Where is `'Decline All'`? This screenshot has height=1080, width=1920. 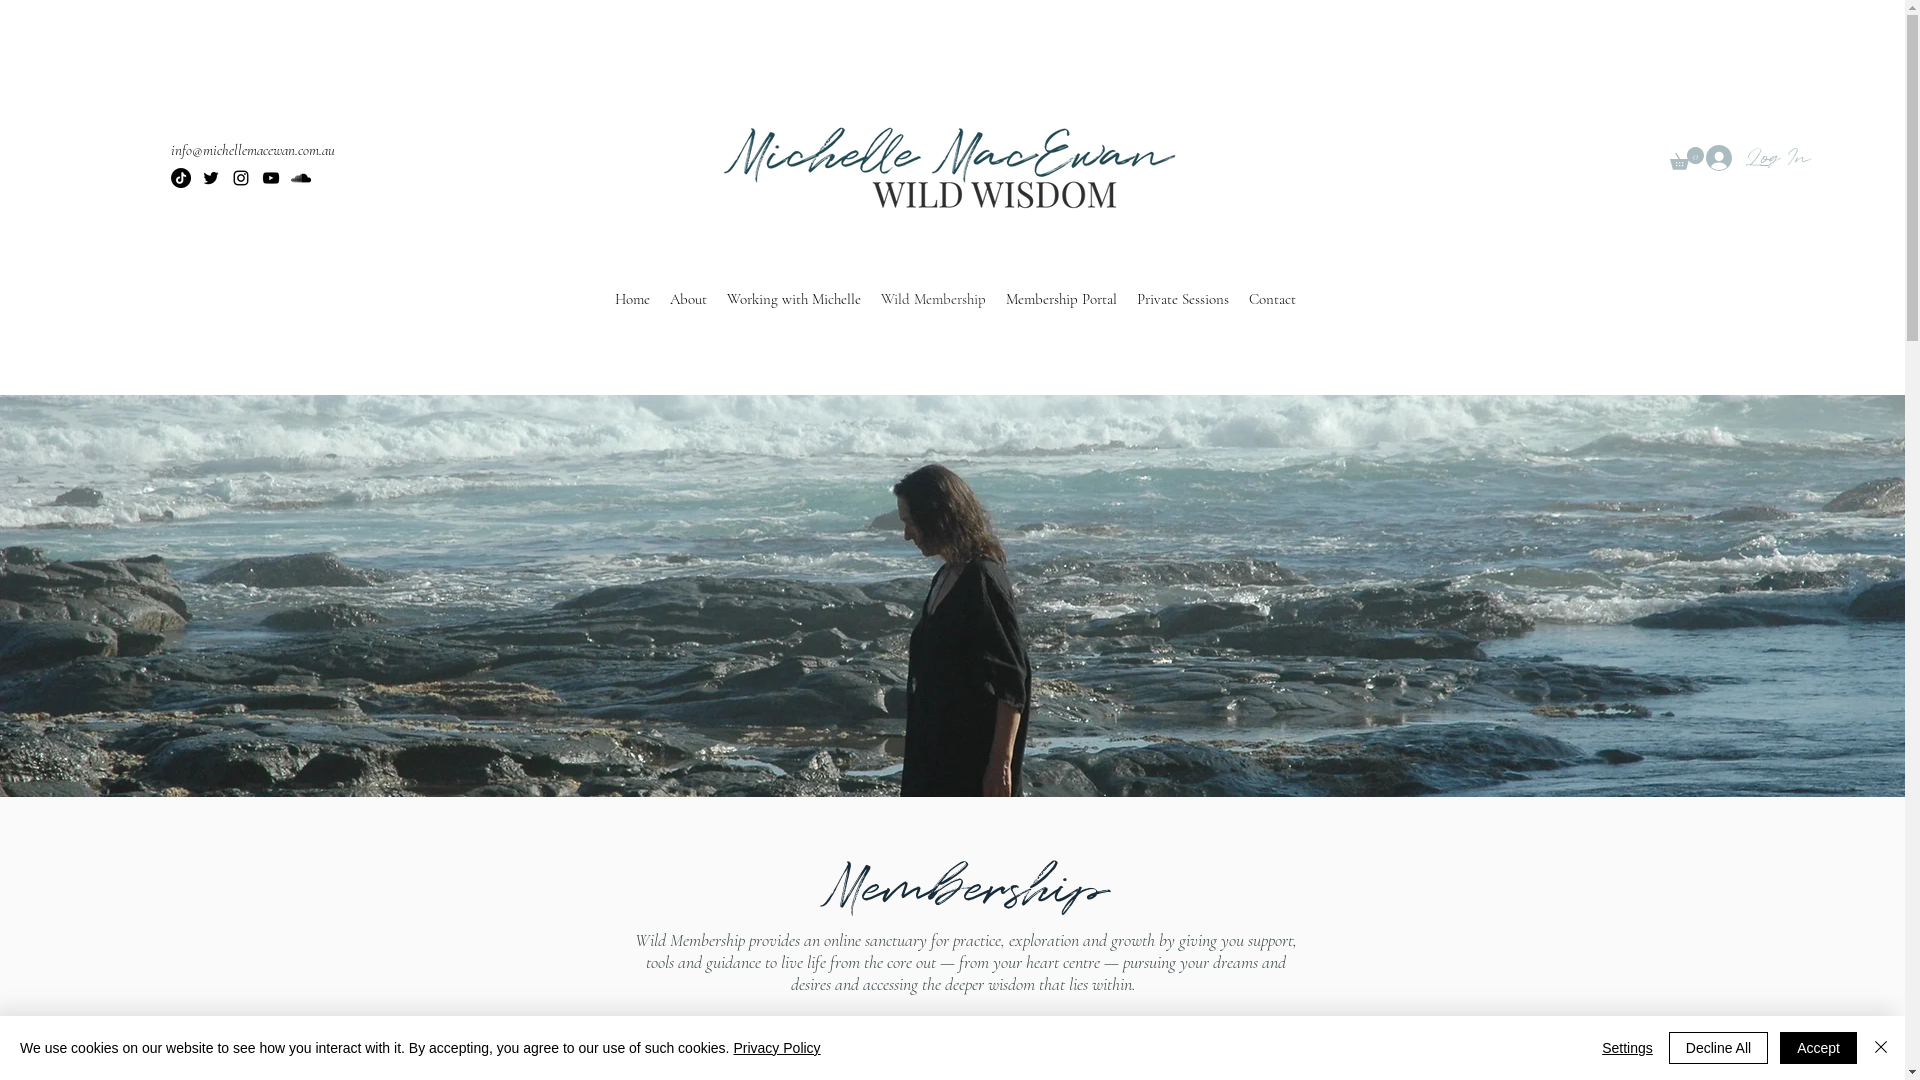
'Decline All' is located at coordinates (1717, 1047).